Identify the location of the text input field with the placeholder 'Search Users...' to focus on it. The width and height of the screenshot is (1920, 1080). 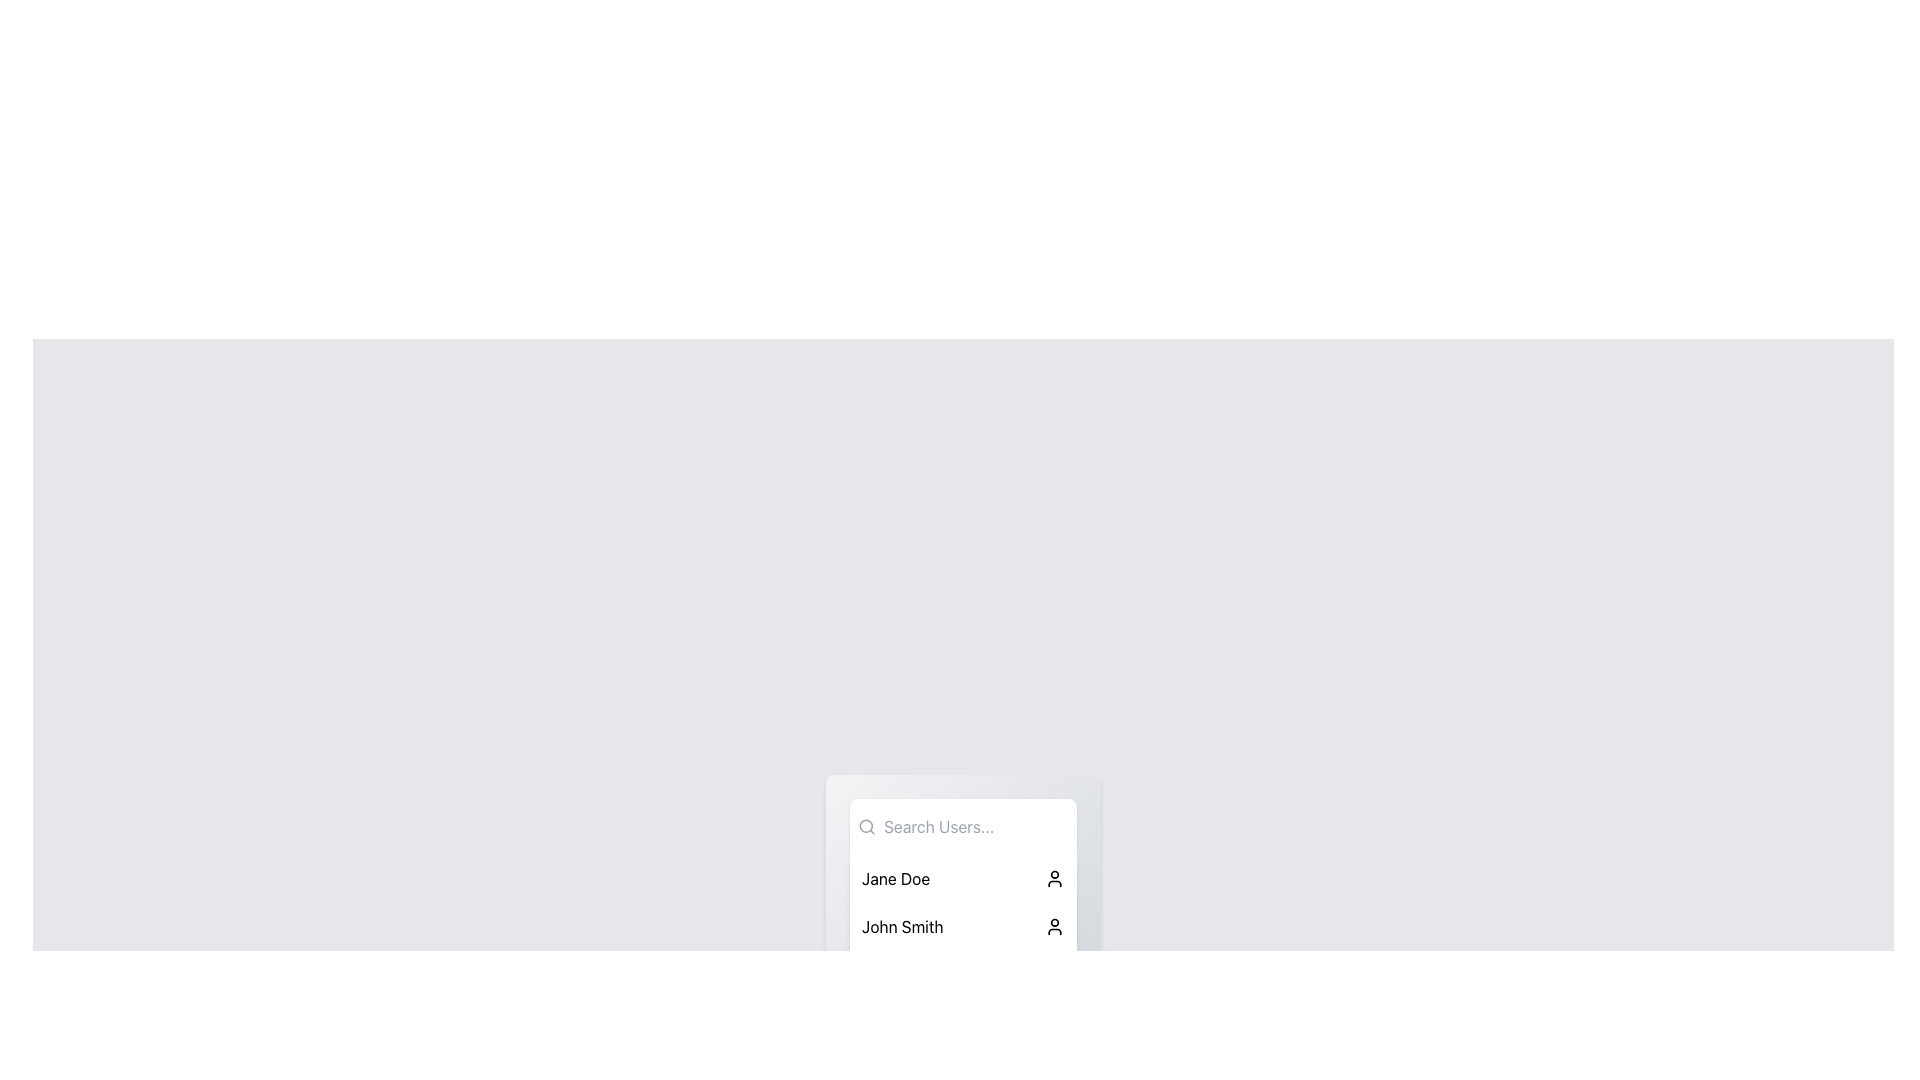
(972, 826).